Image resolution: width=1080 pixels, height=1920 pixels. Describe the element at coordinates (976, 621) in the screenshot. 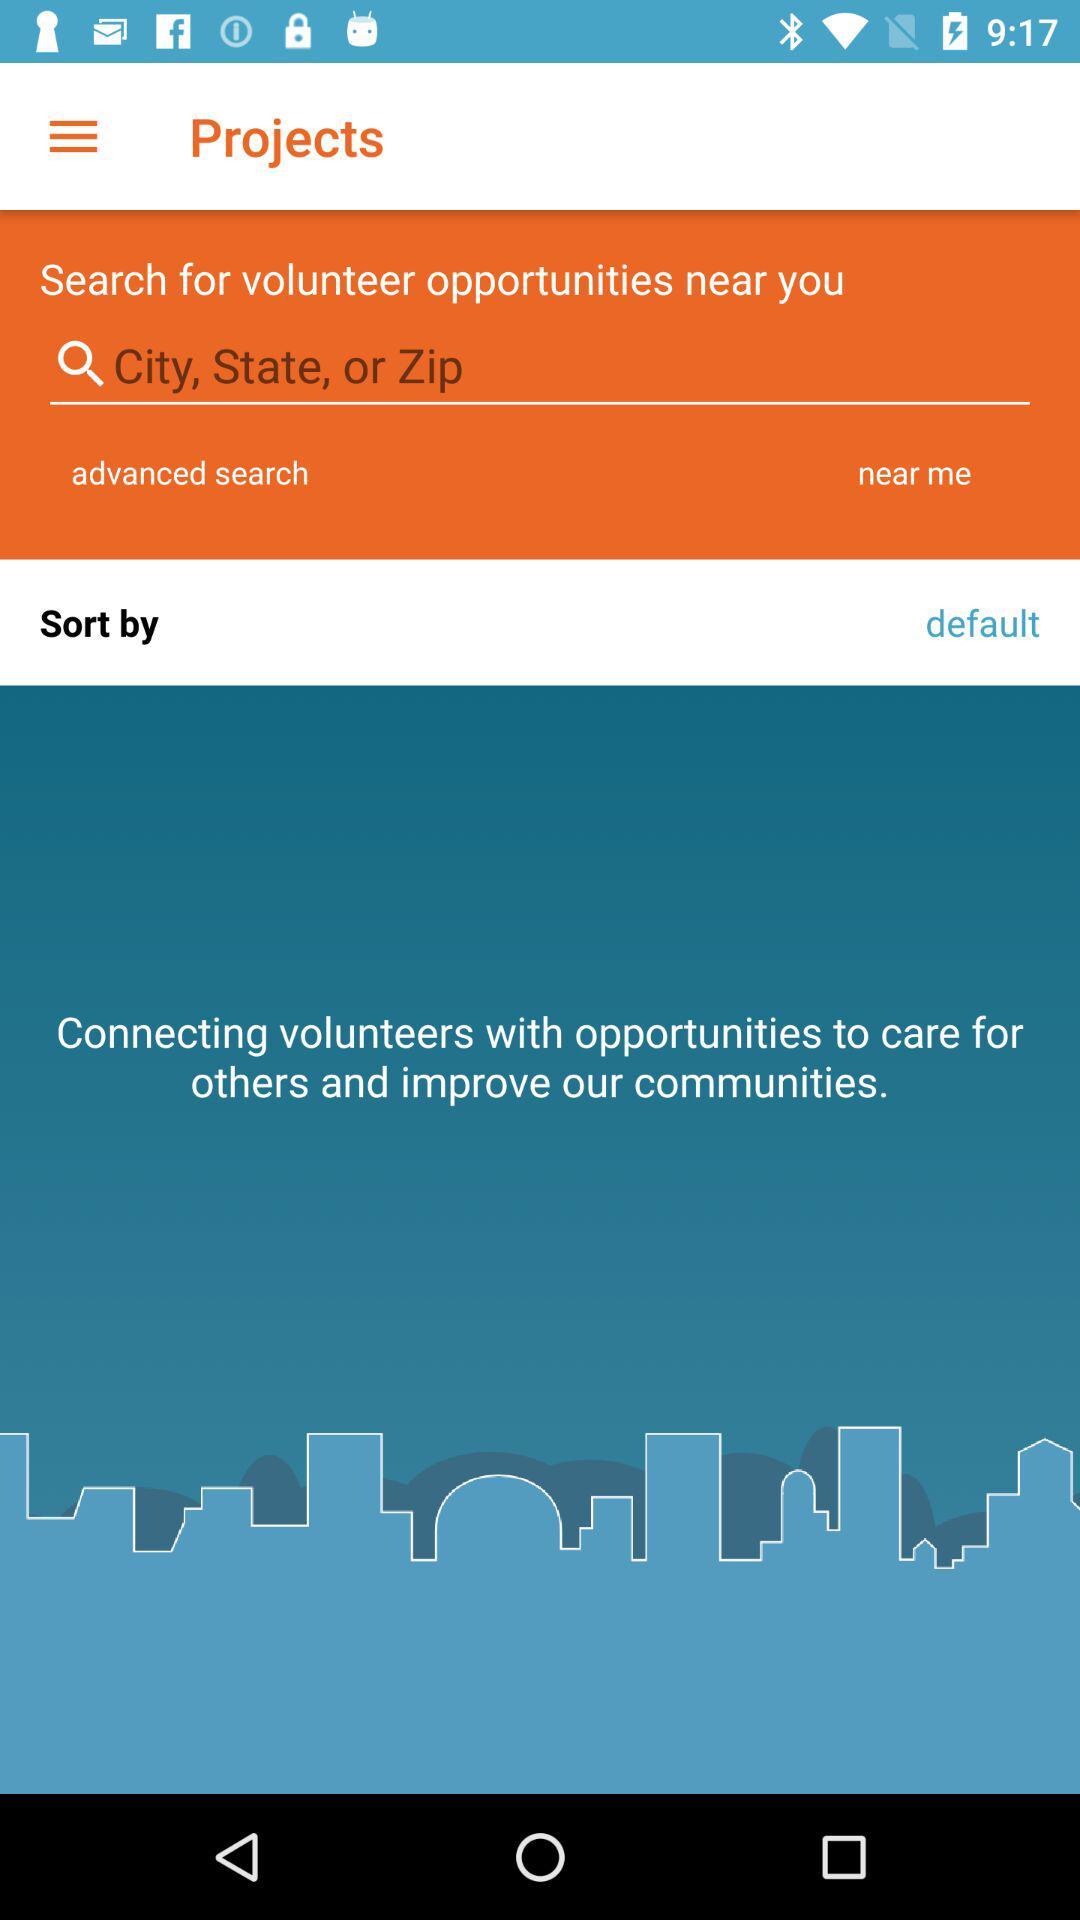

I see `the item above the connecting volunteers with icon` at that location.